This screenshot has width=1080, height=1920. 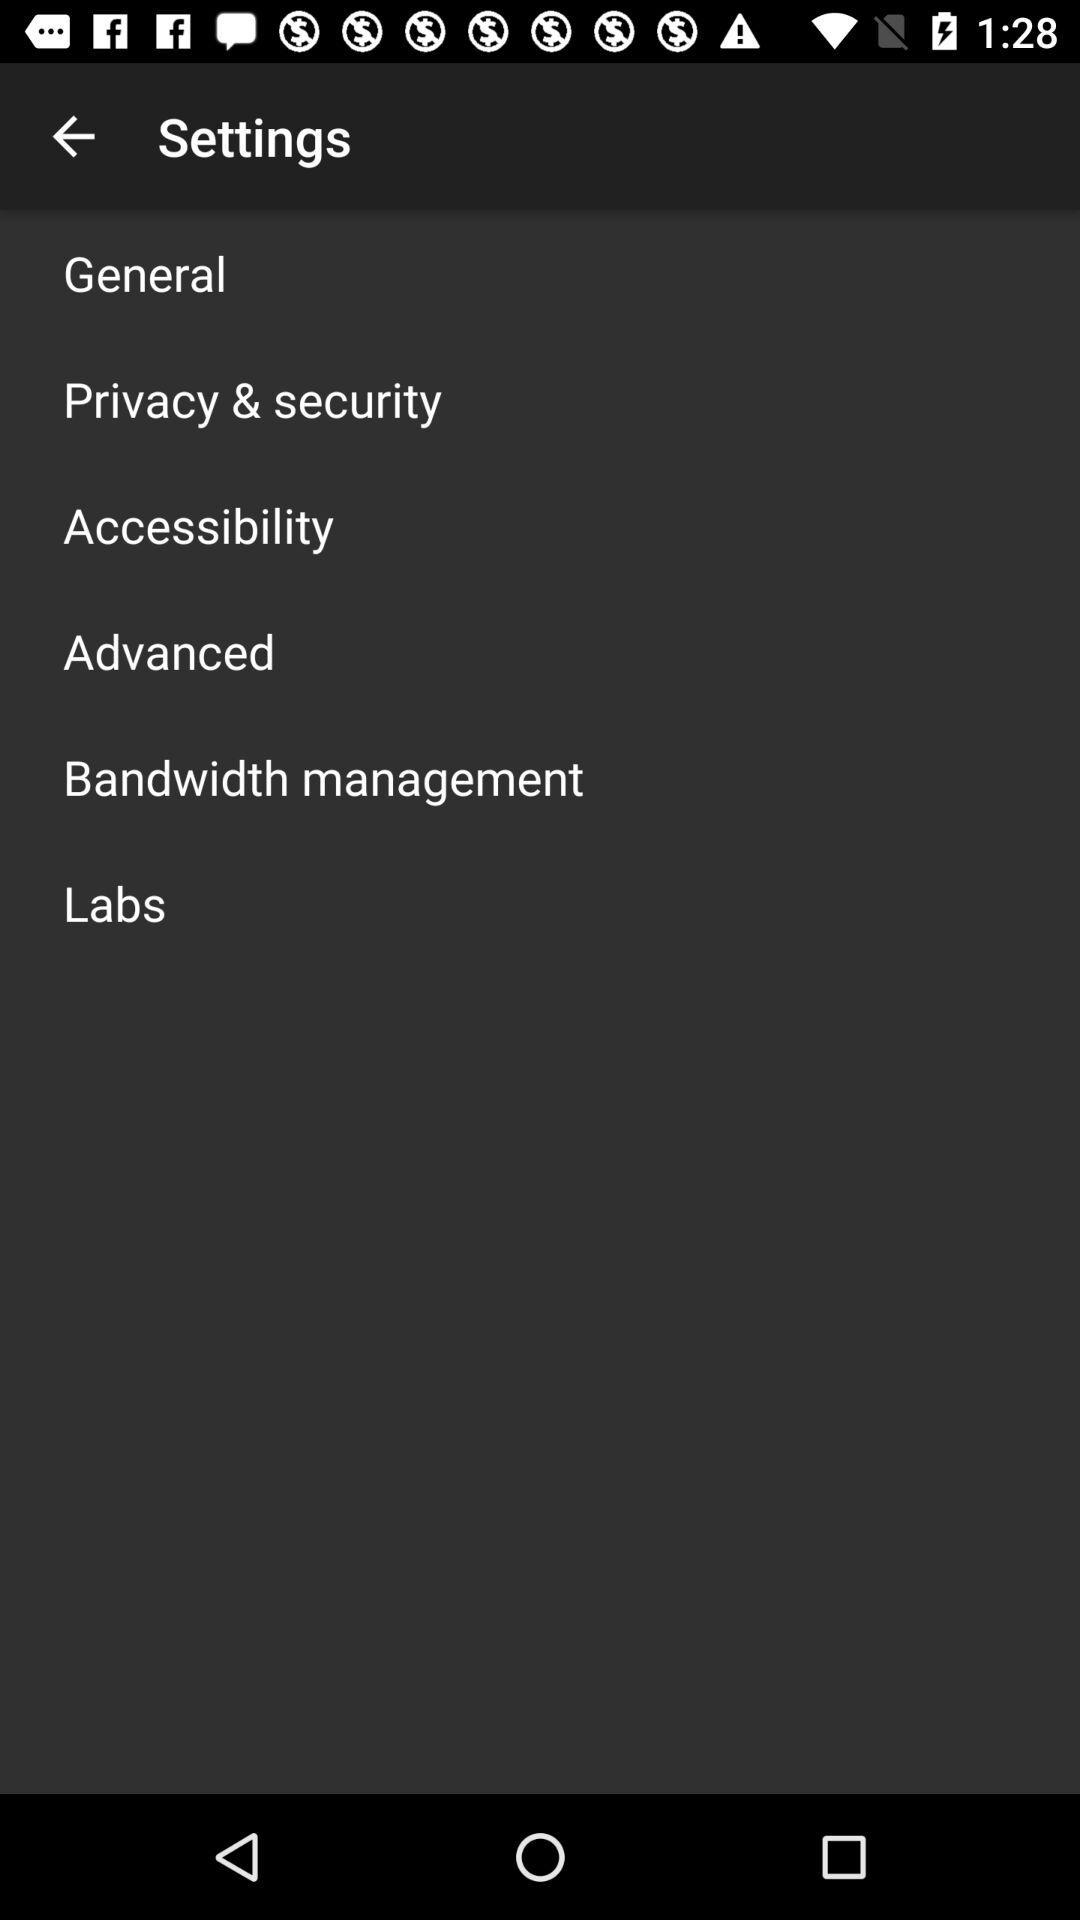 I want to click on the general item, so click(x=144, y=272).